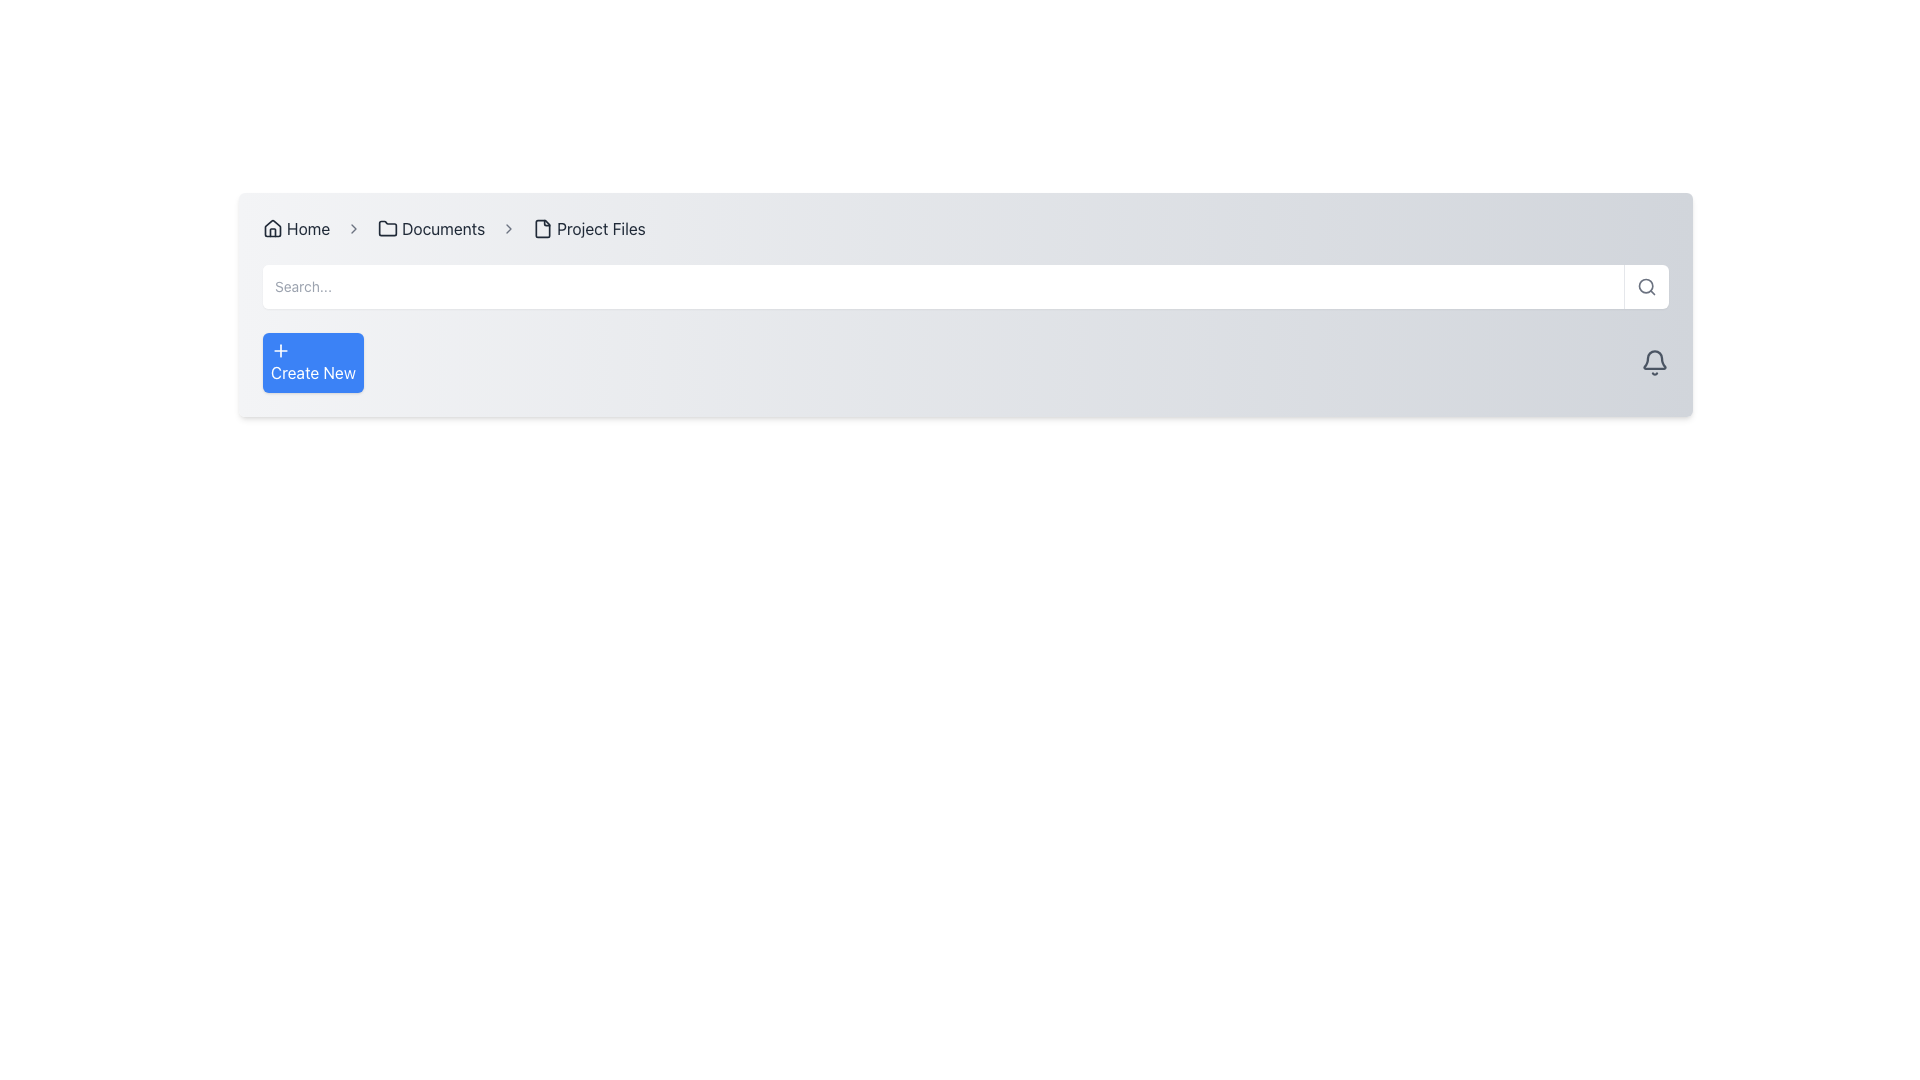  Describe the element at coordinates (1655, 362) in the screenshot. I see `the bell-shaped icon located at the far right end of the navigation bar` at that location.